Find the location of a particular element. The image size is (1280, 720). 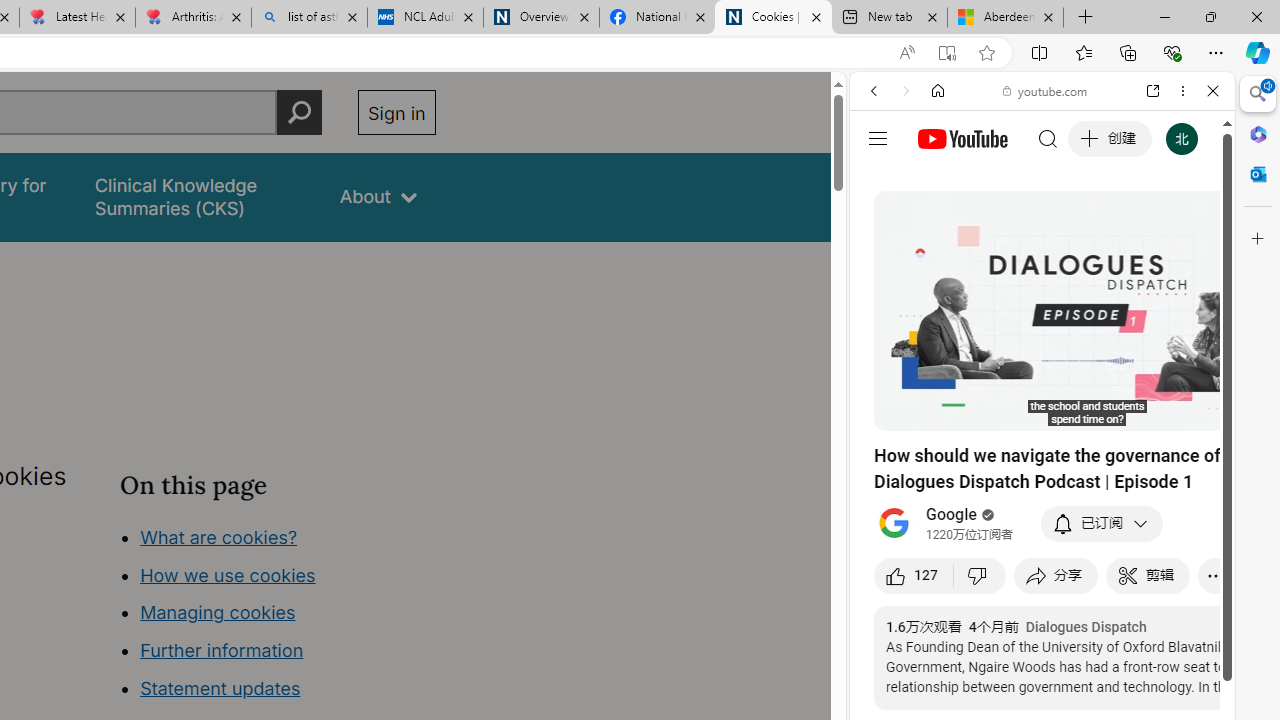

'list of asthma inhalers uk - Search' is located at coordinates (308, 17).